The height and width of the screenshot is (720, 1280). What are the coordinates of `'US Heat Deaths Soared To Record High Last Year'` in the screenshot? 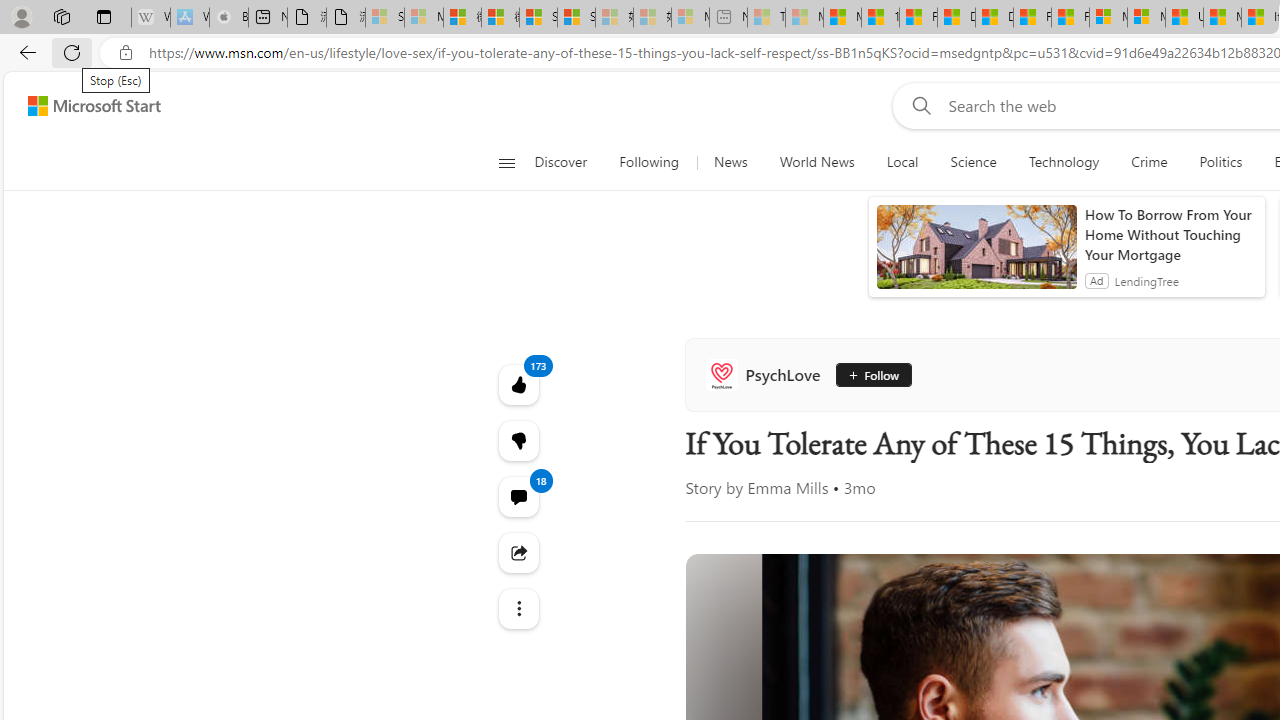 It's located at (1184, 17).